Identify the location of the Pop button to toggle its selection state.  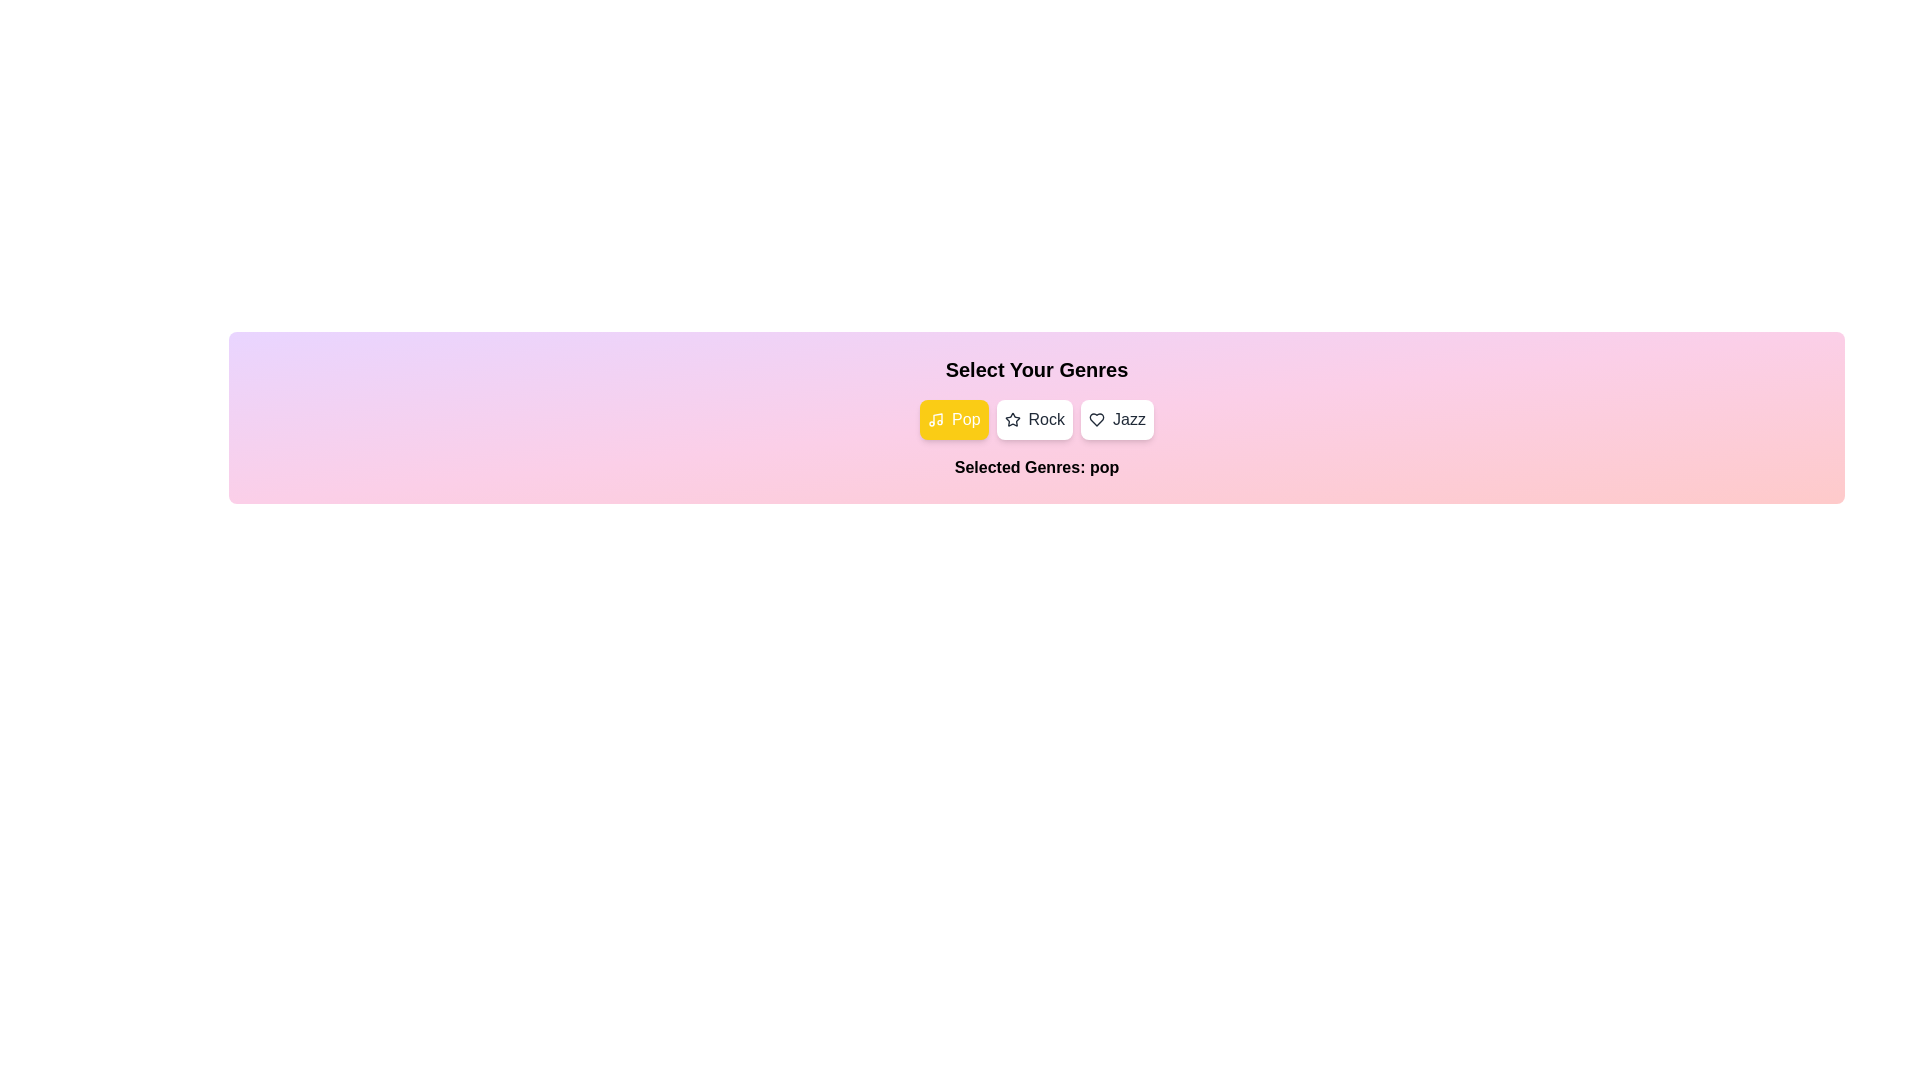
(953, 419).